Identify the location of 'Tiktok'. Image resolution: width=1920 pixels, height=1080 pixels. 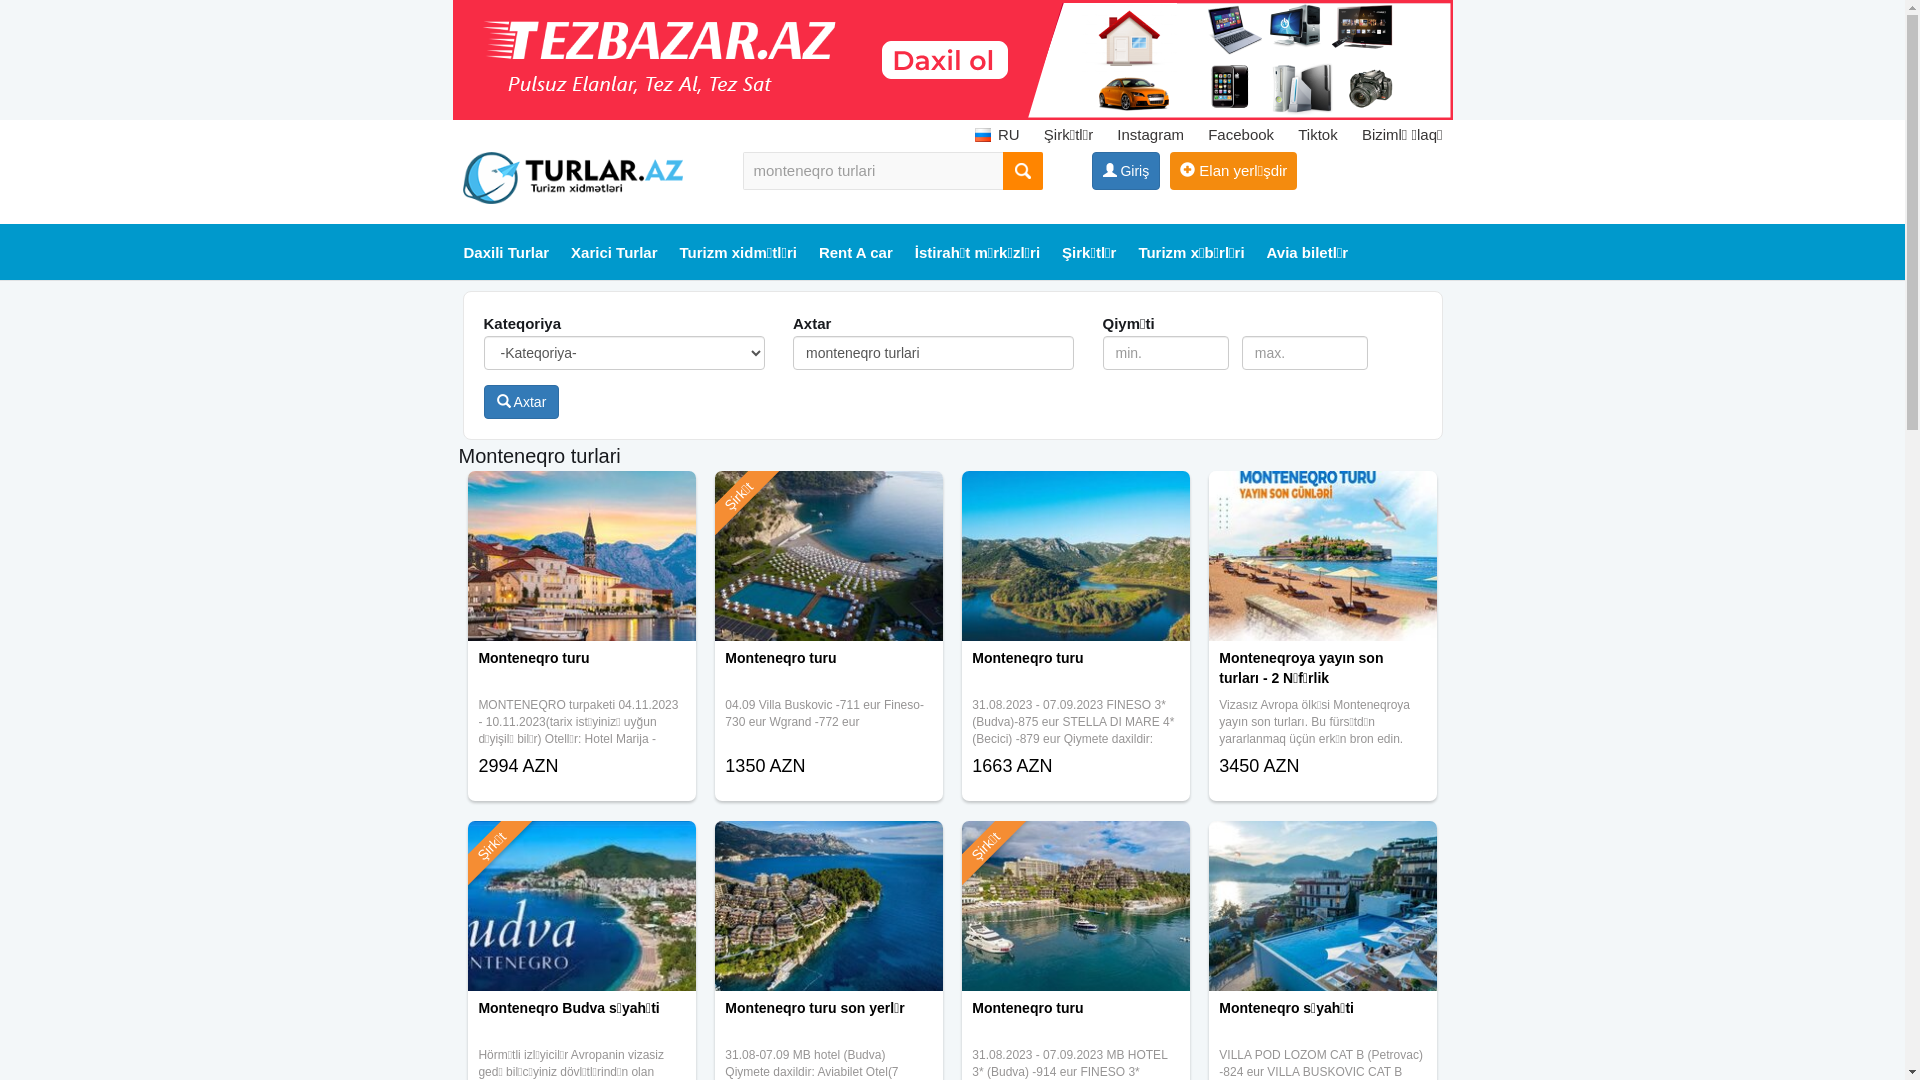
(1317, 134).